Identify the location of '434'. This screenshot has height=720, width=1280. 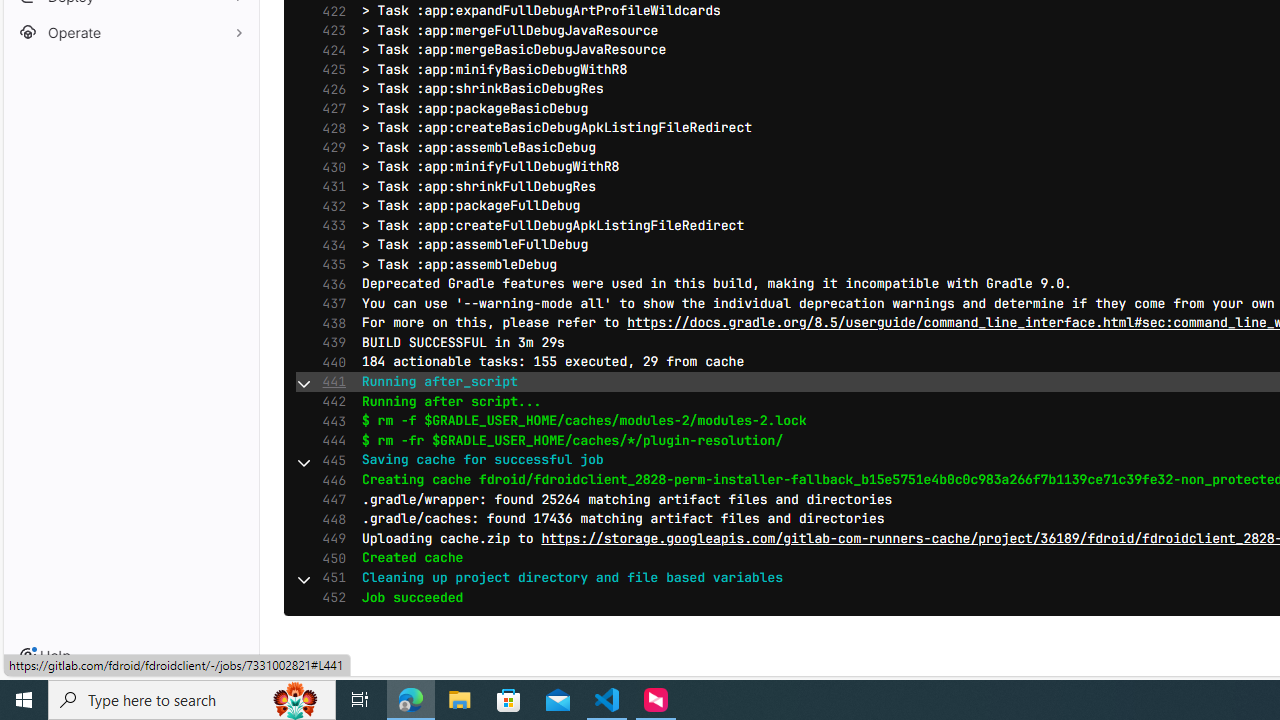
(329, 244).